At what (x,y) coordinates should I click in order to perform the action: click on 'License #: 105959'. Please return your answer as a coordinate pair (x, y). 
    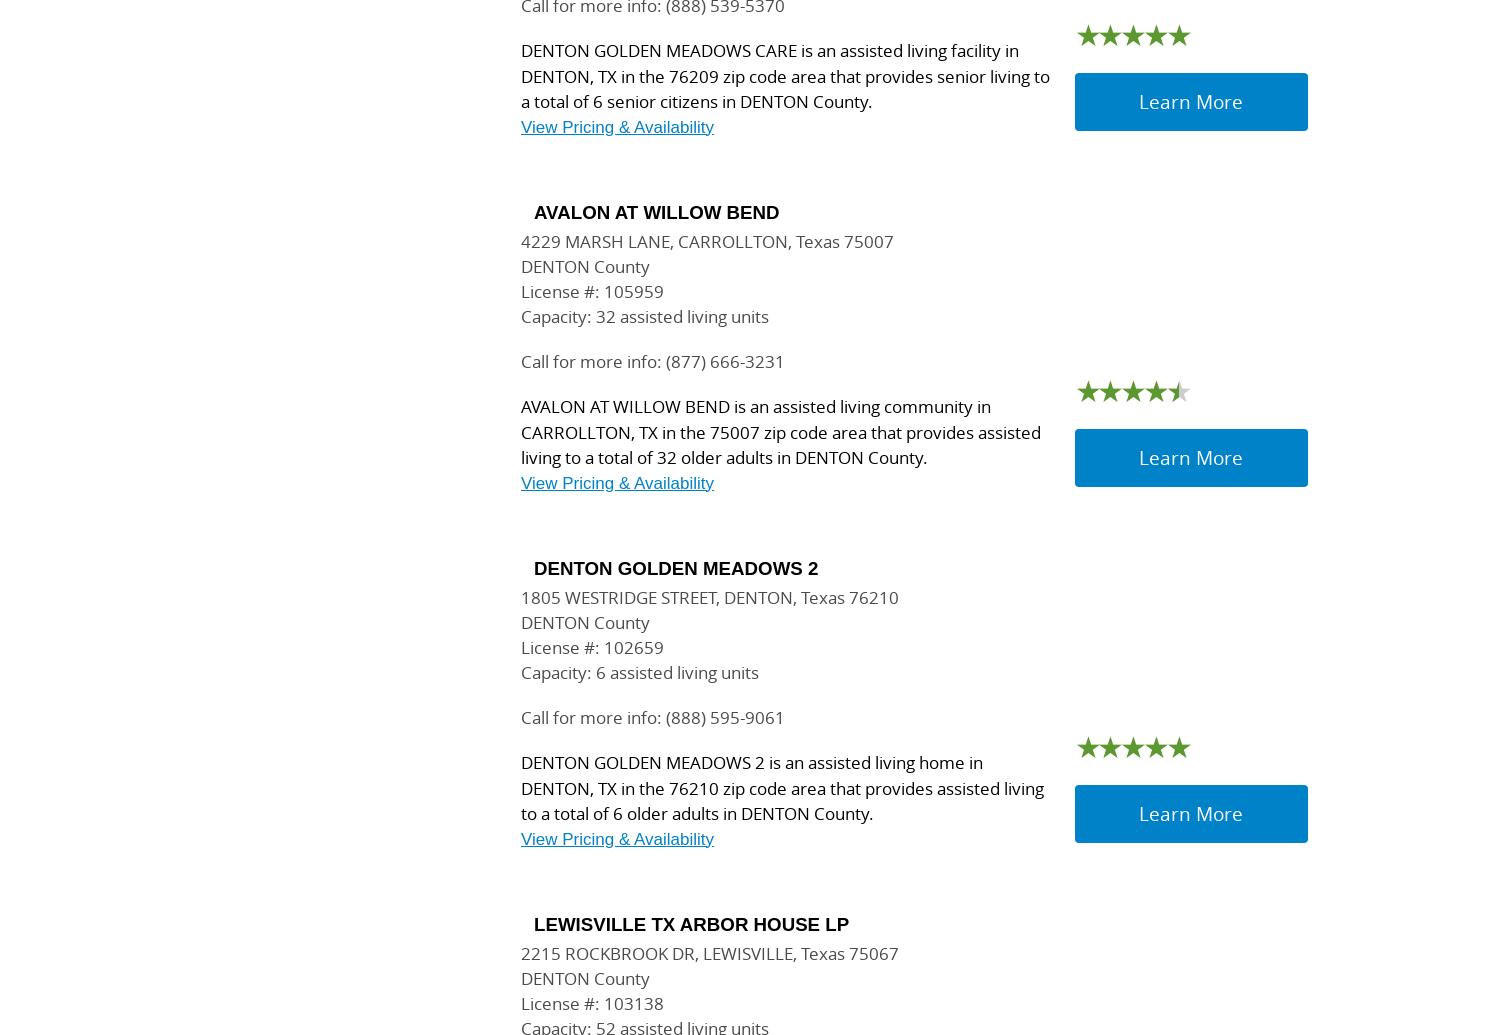
    Looking at the image, I should click on (520, 291).